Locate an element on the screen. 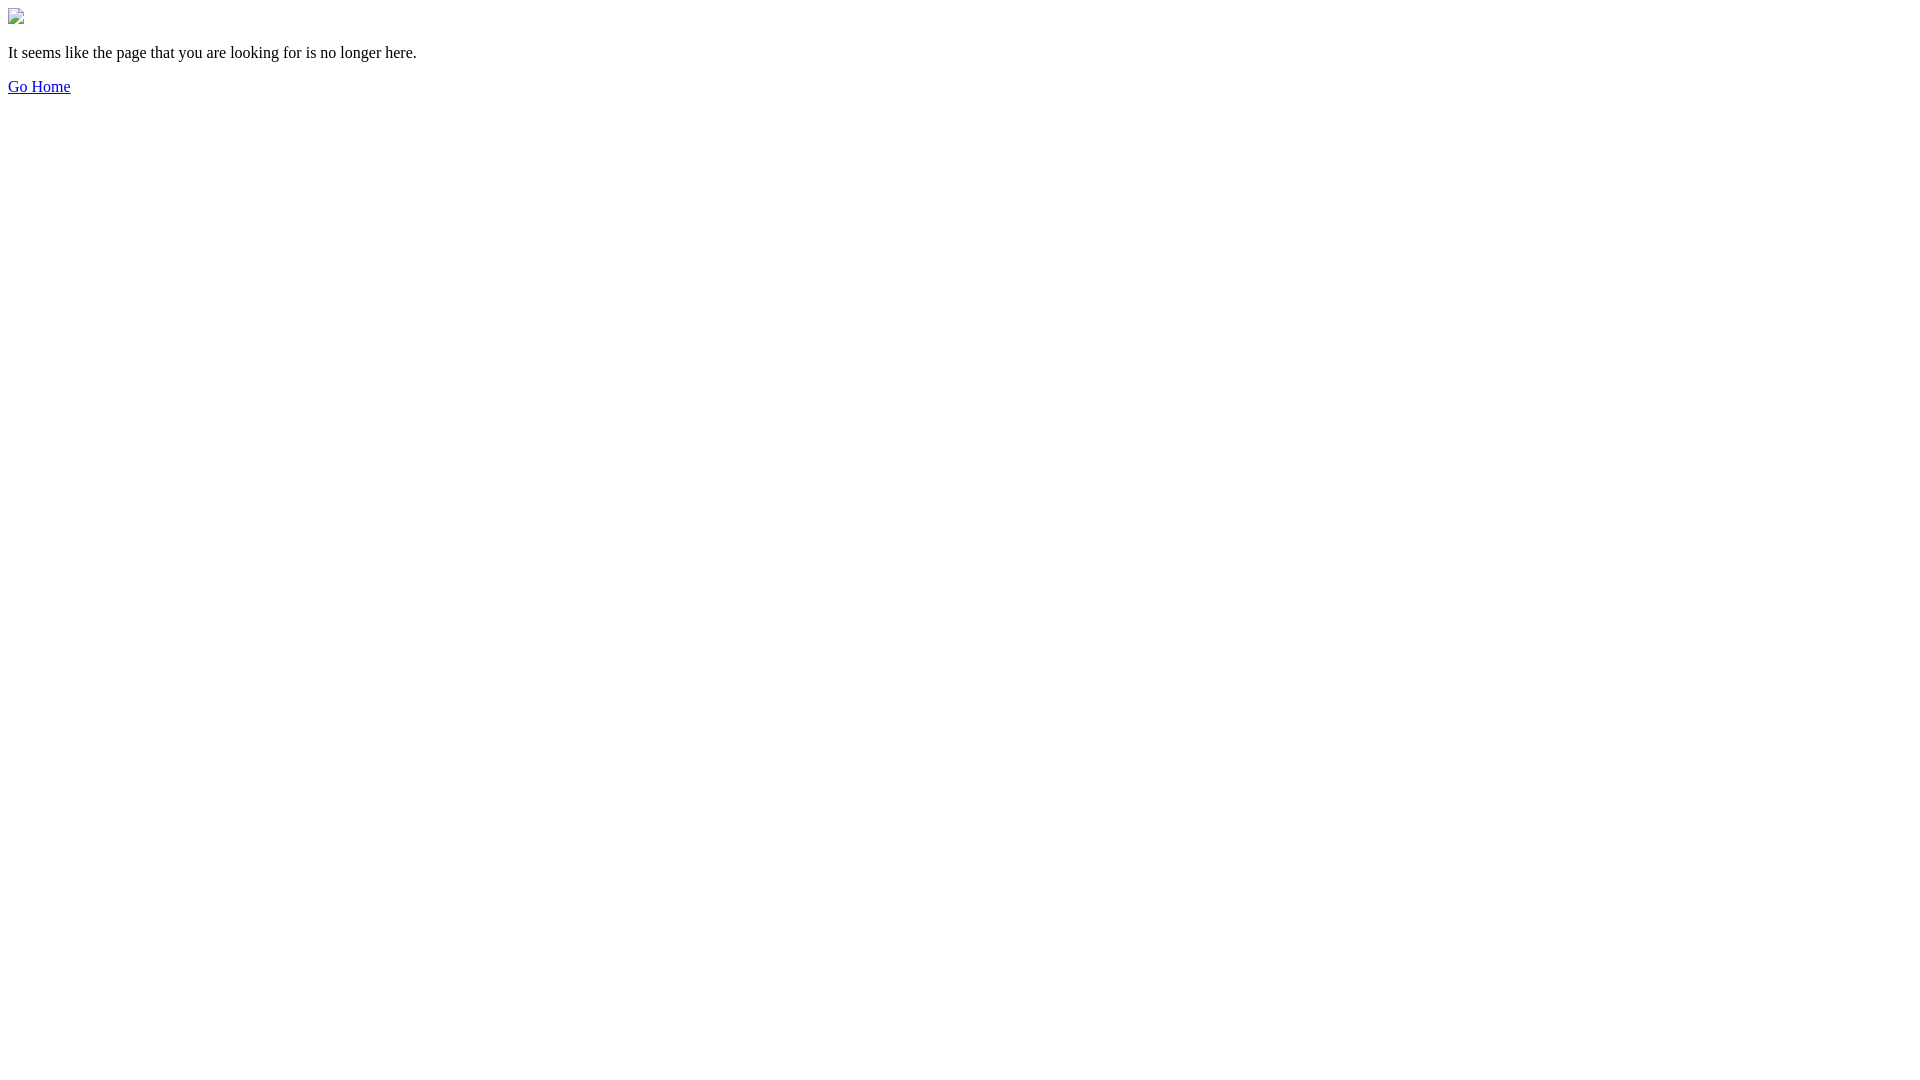 The width and height of the screenshot is (1920, 1080). 'Go Home' is located at coordinates (8, 85).